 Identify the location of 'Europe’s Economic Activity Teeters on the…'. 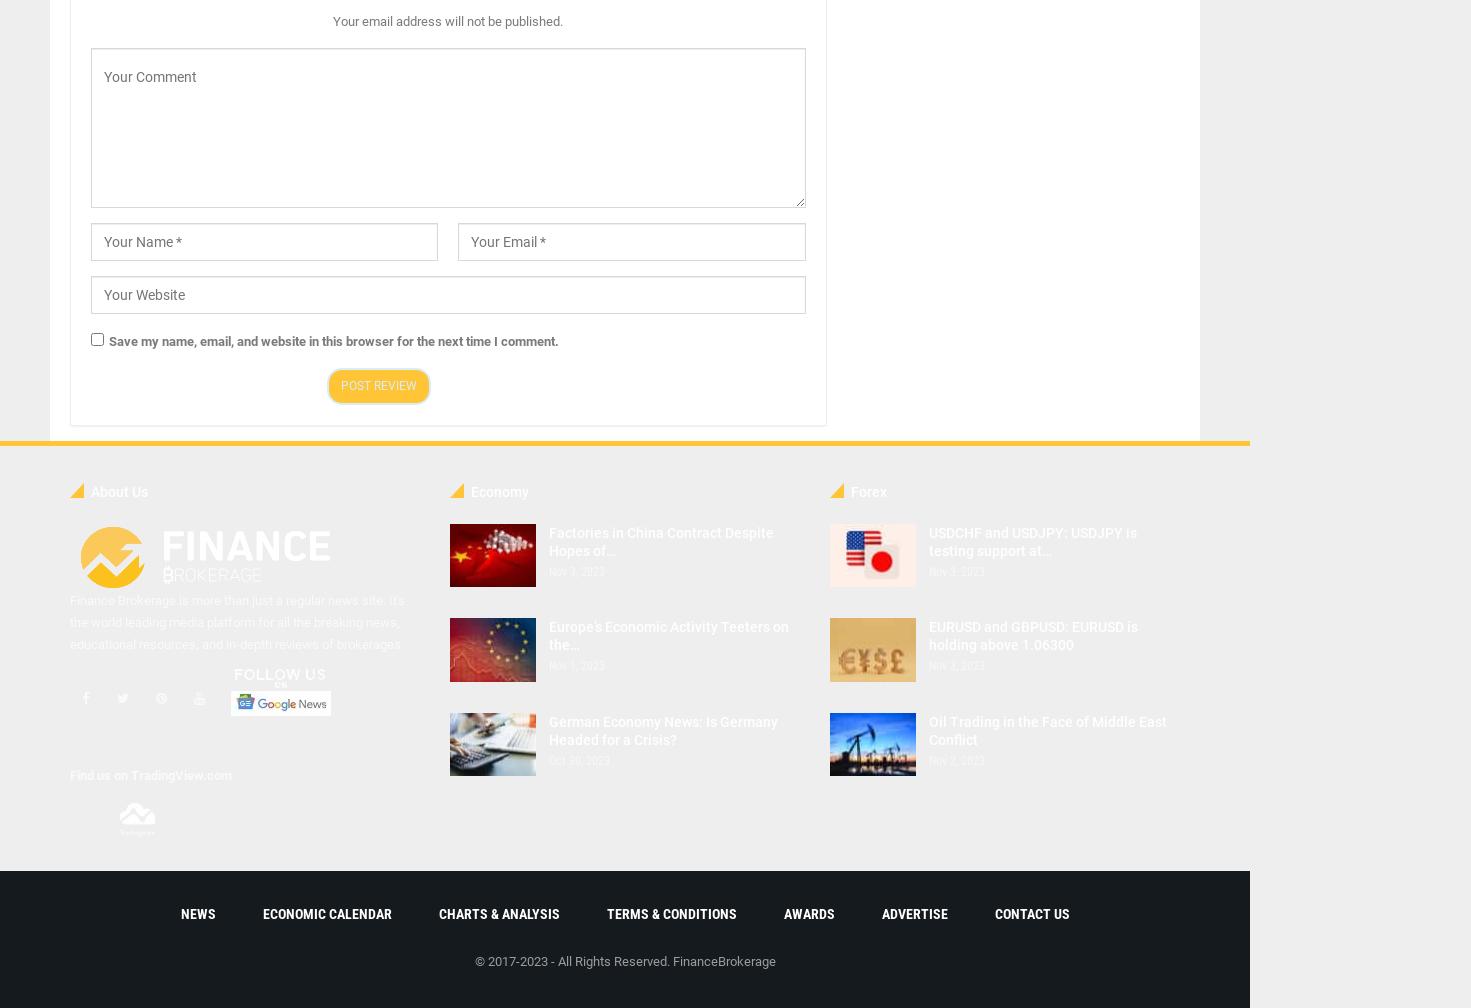
(668, 636).